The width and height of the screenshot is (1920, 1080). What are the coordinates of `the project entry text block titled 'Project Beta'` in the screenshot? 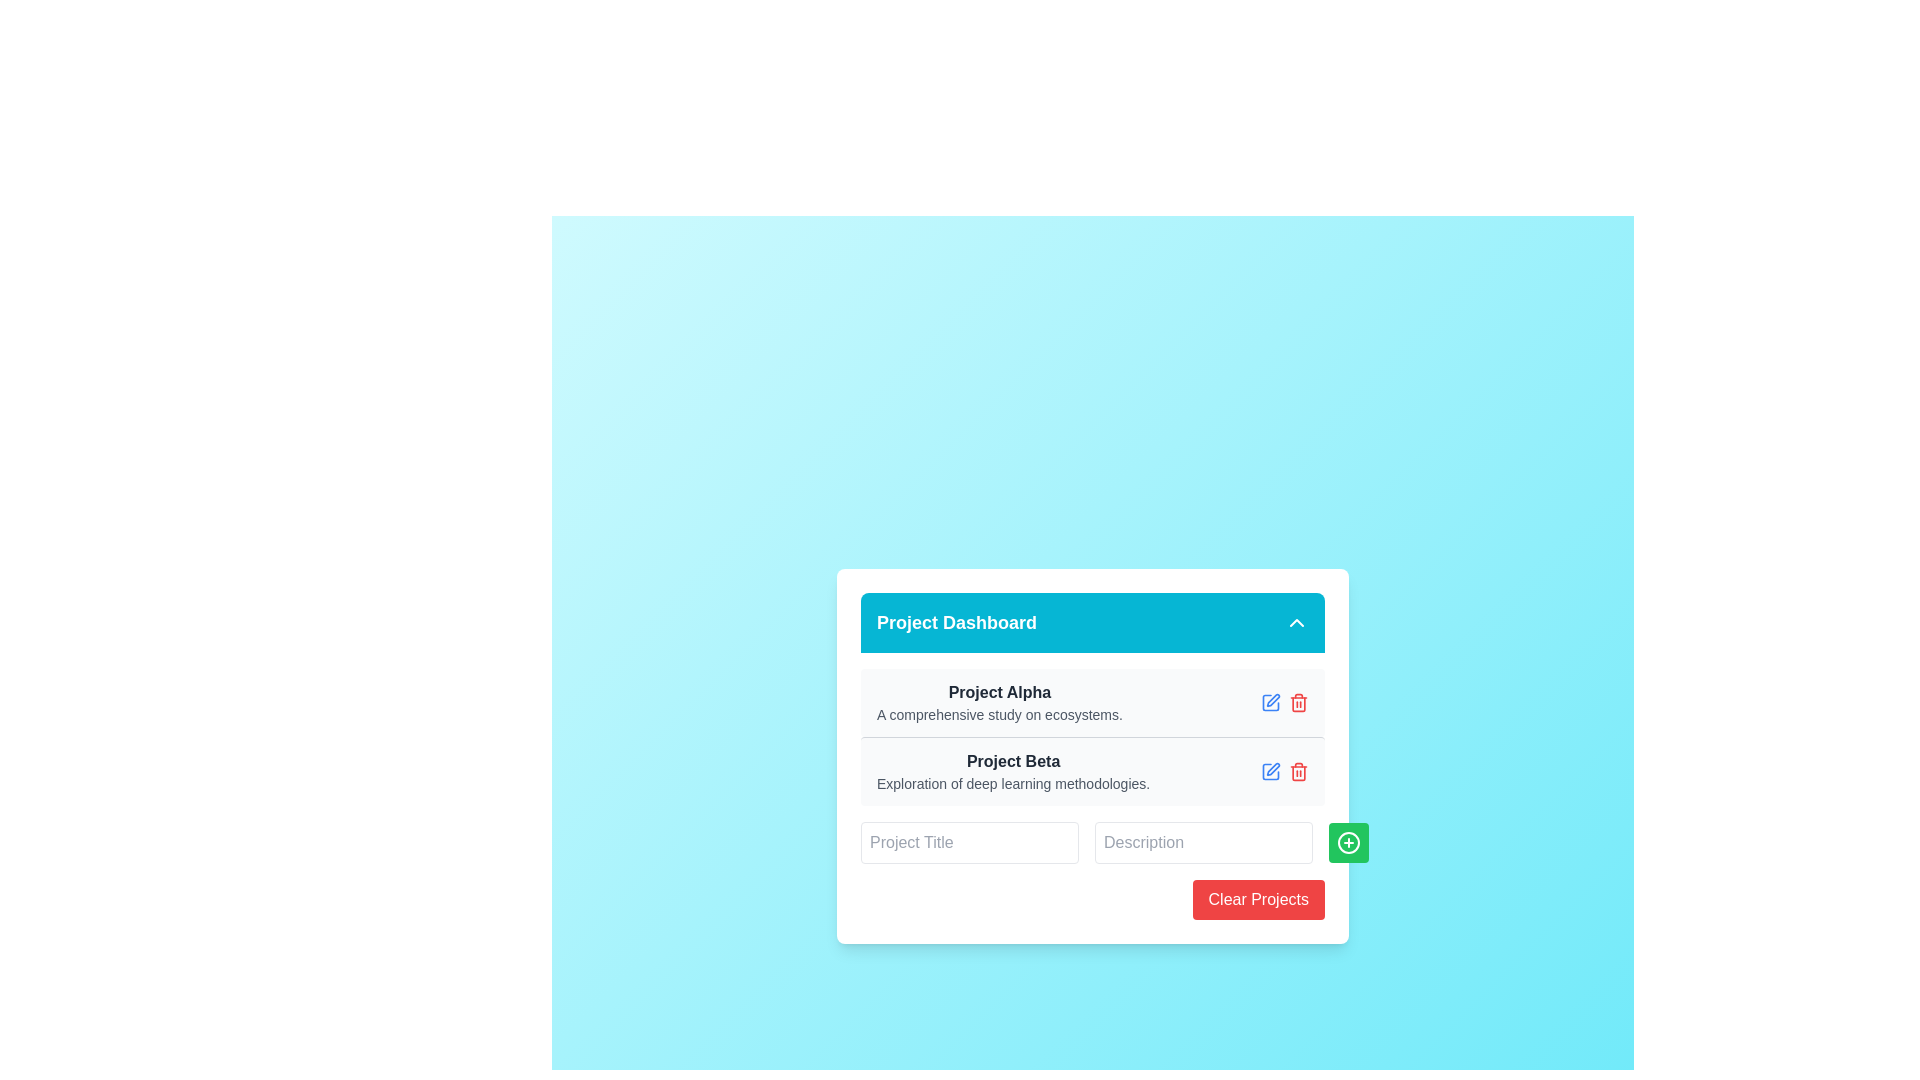 It's located at (1013, 770).